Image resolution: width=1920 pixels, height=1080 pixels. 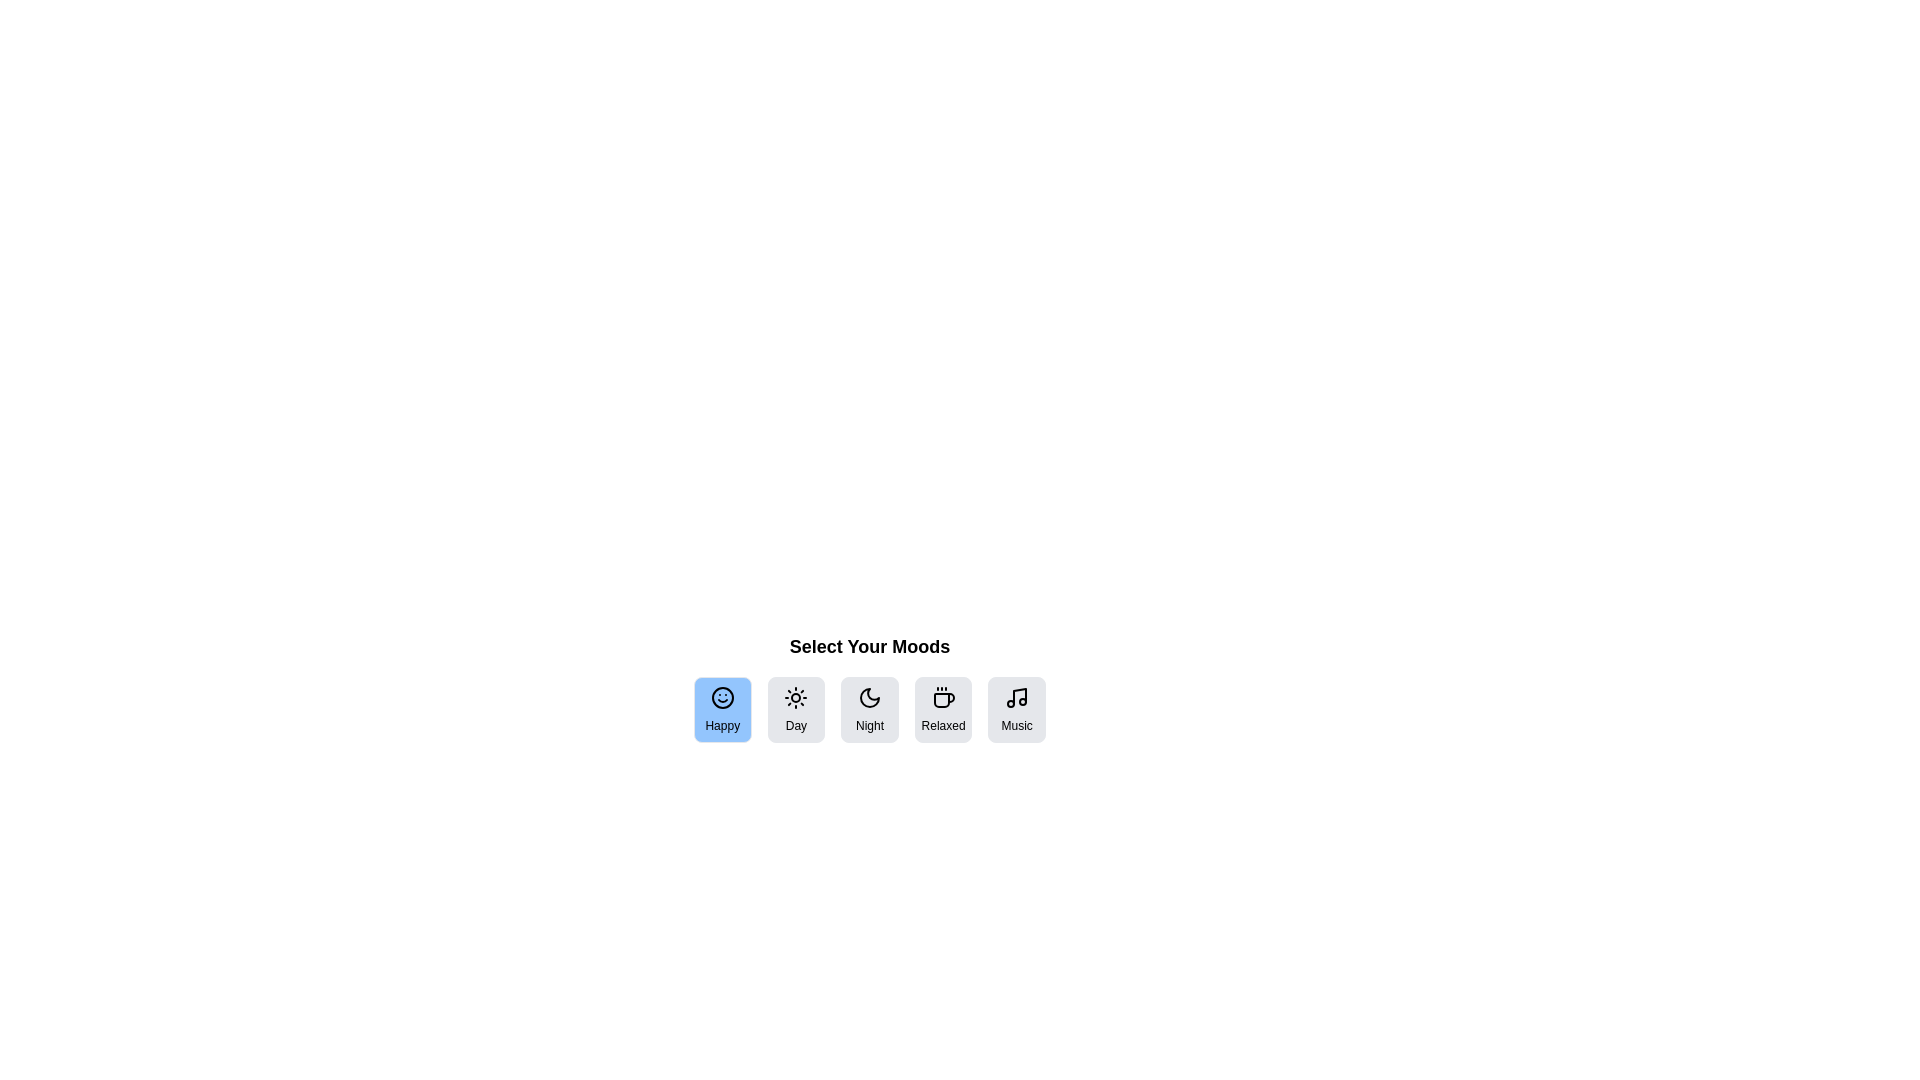 I want to click on the text label that represents the 'Happy' mood option, which is centrally located below the smiley face icon in the rounded rectangular area, so click(x=721, y=725).